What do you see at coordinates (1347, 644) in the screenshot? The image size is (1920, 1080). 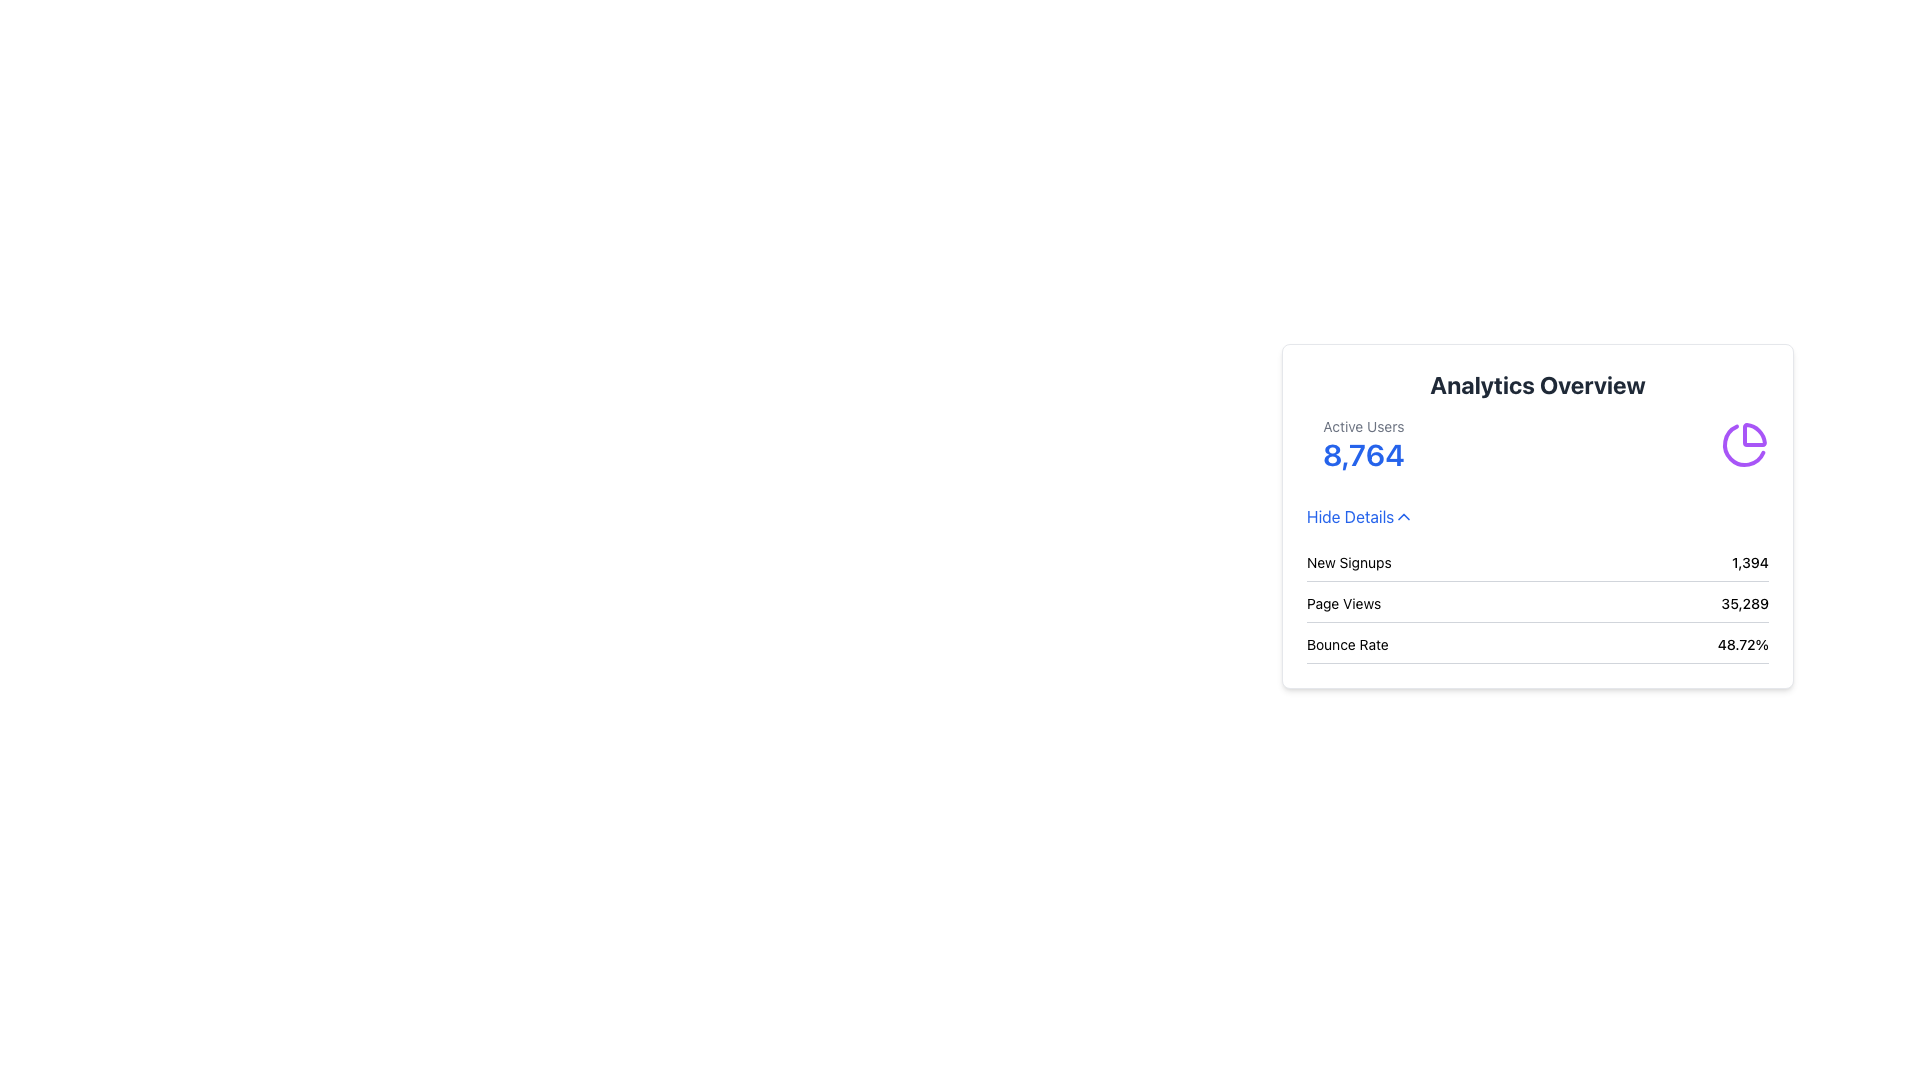 I see `the text label reading 'Bounce Rate' located on the left side of the row in the 'Analytics Overview' card` at bounding box center [1347, 644].